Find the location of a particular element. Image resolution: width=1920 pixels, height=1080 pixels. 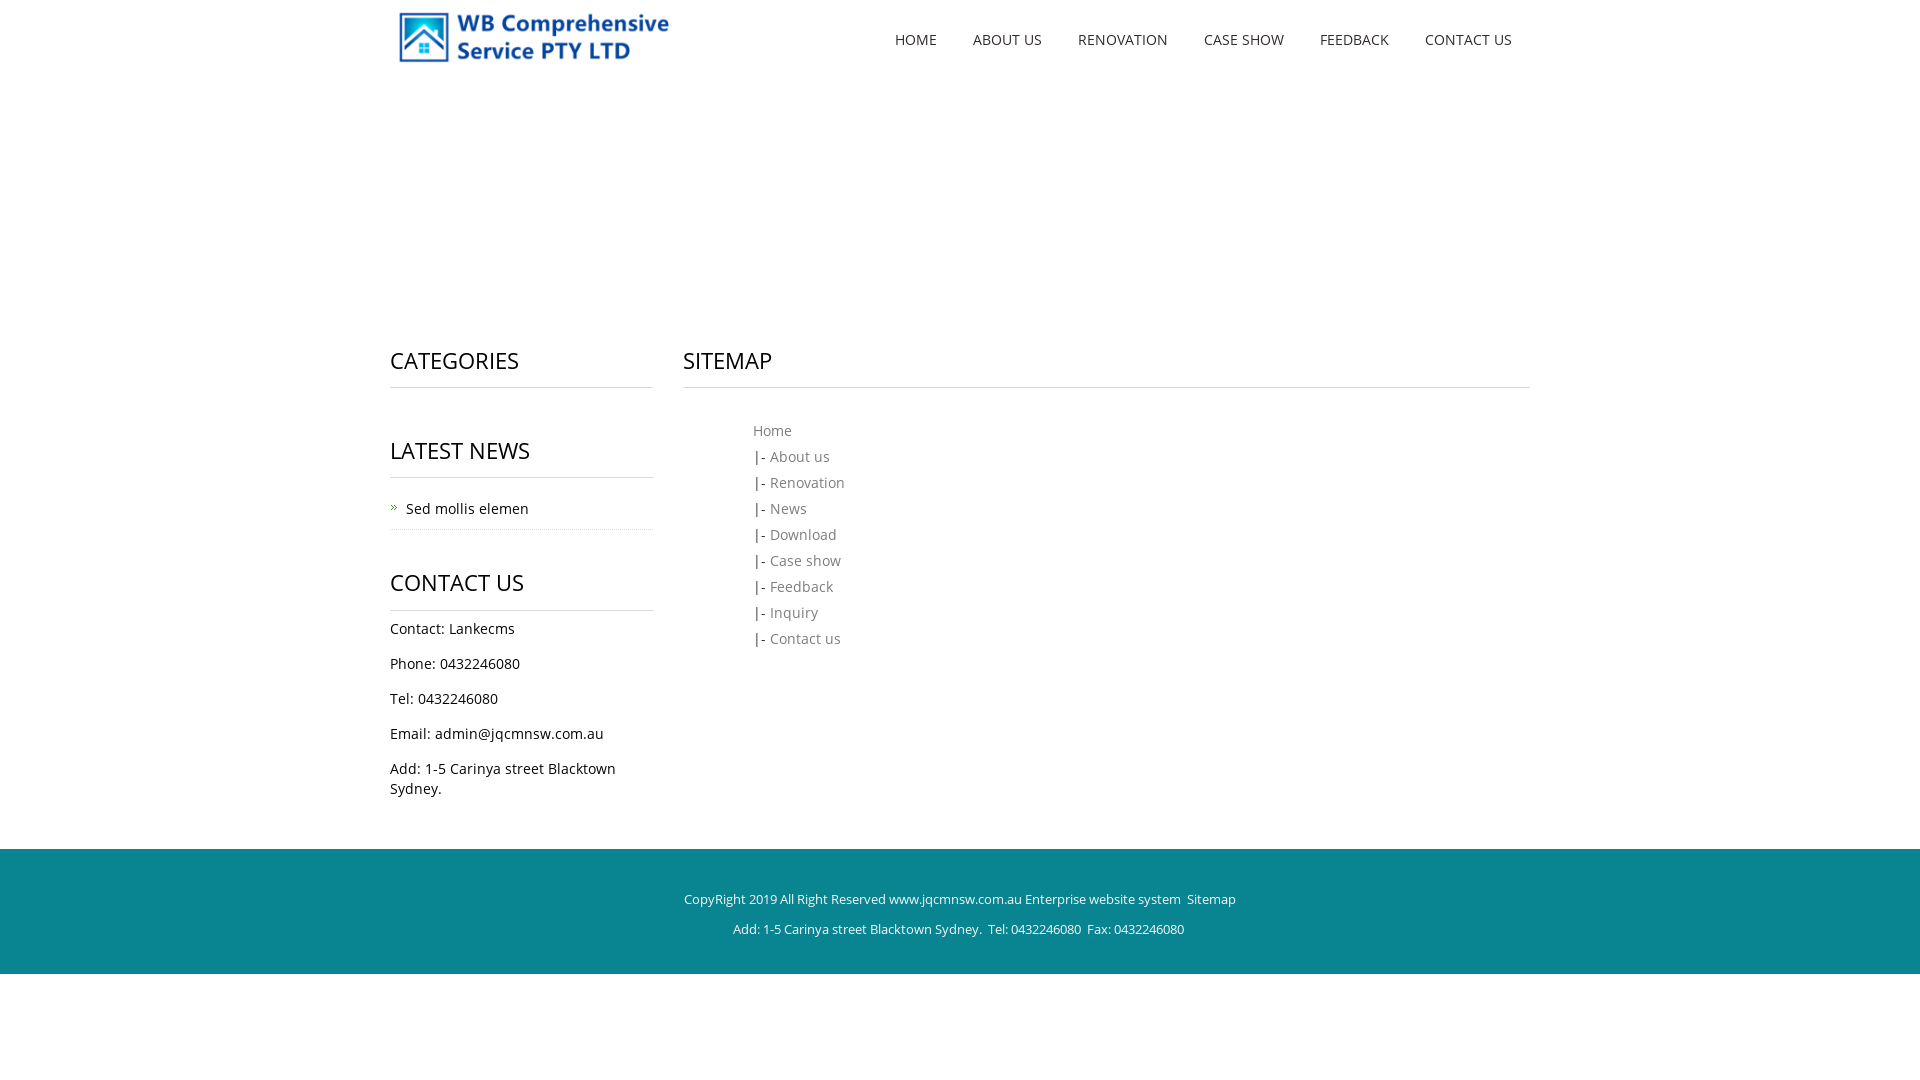

'Inquiry' is located at coordinates (792, 611).